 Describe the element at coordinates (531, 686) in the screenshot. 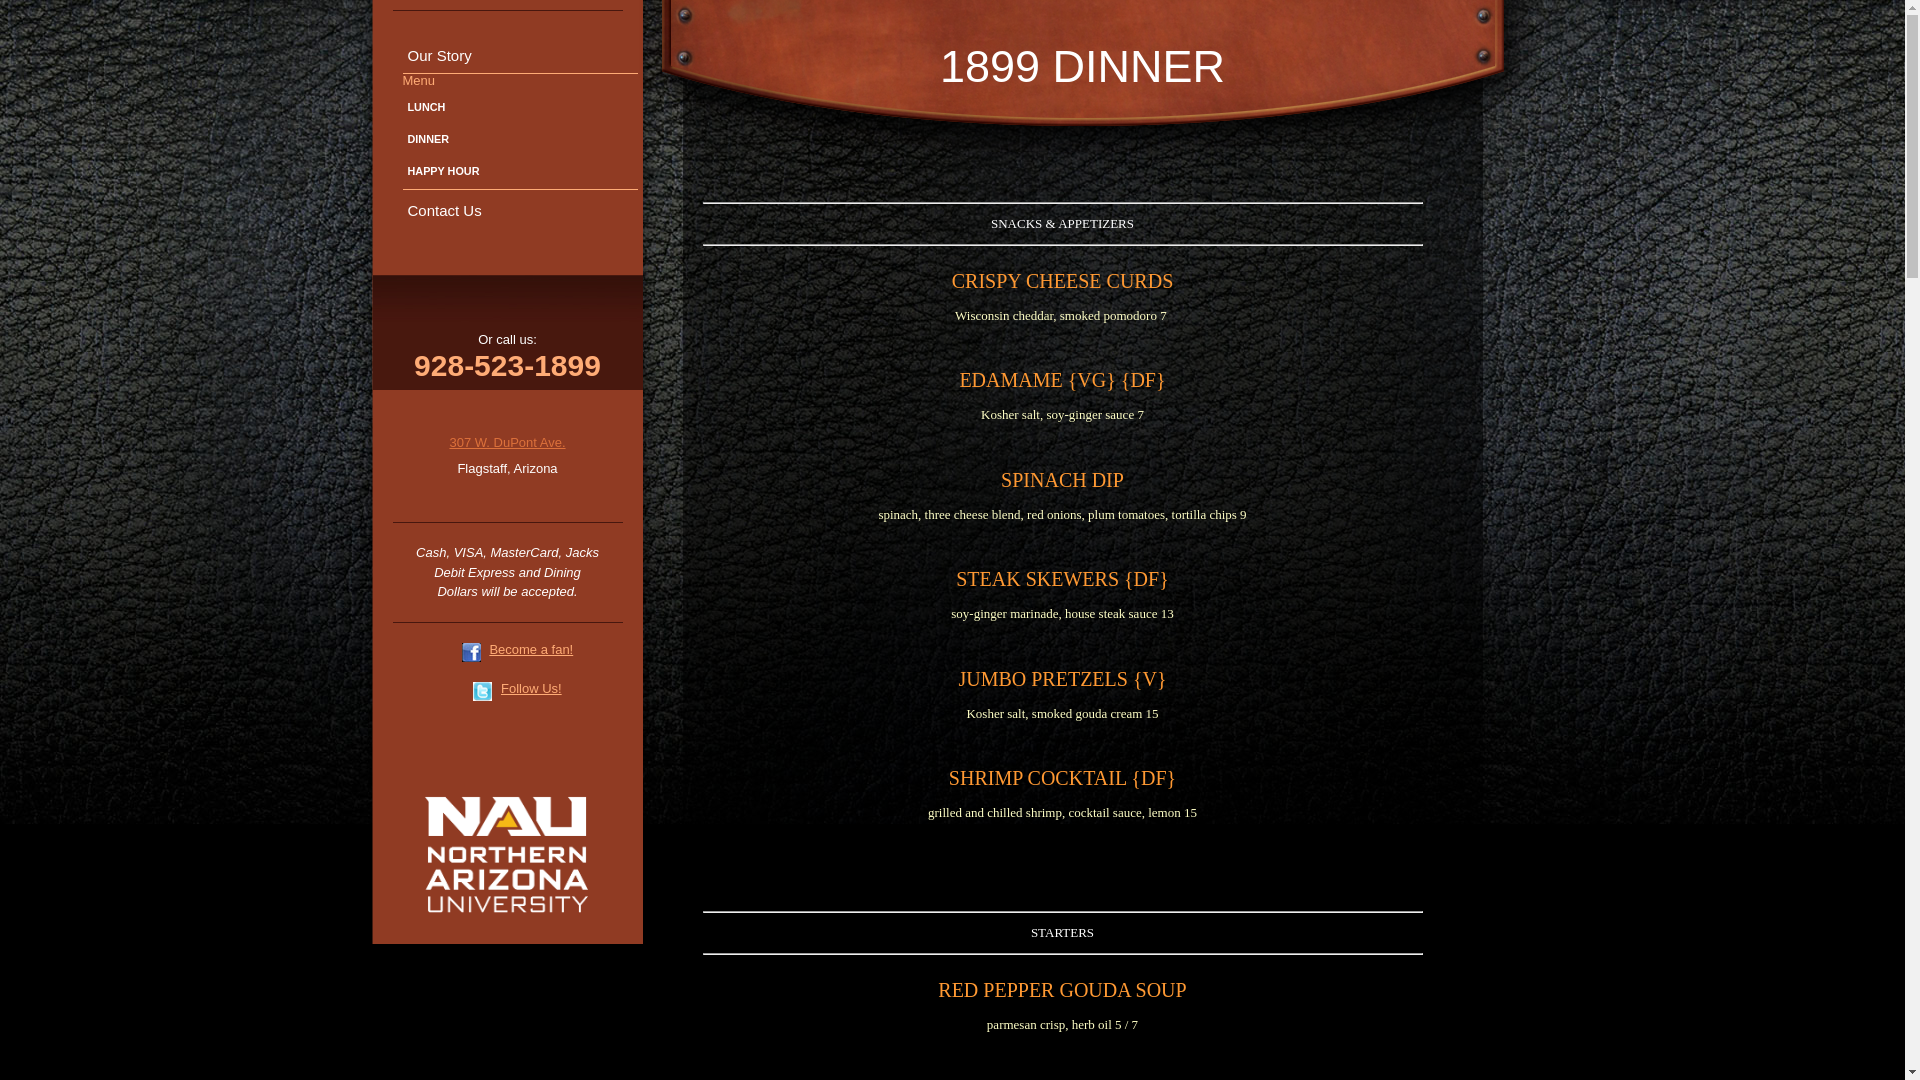

I see `'Follow Us!'` at that location.